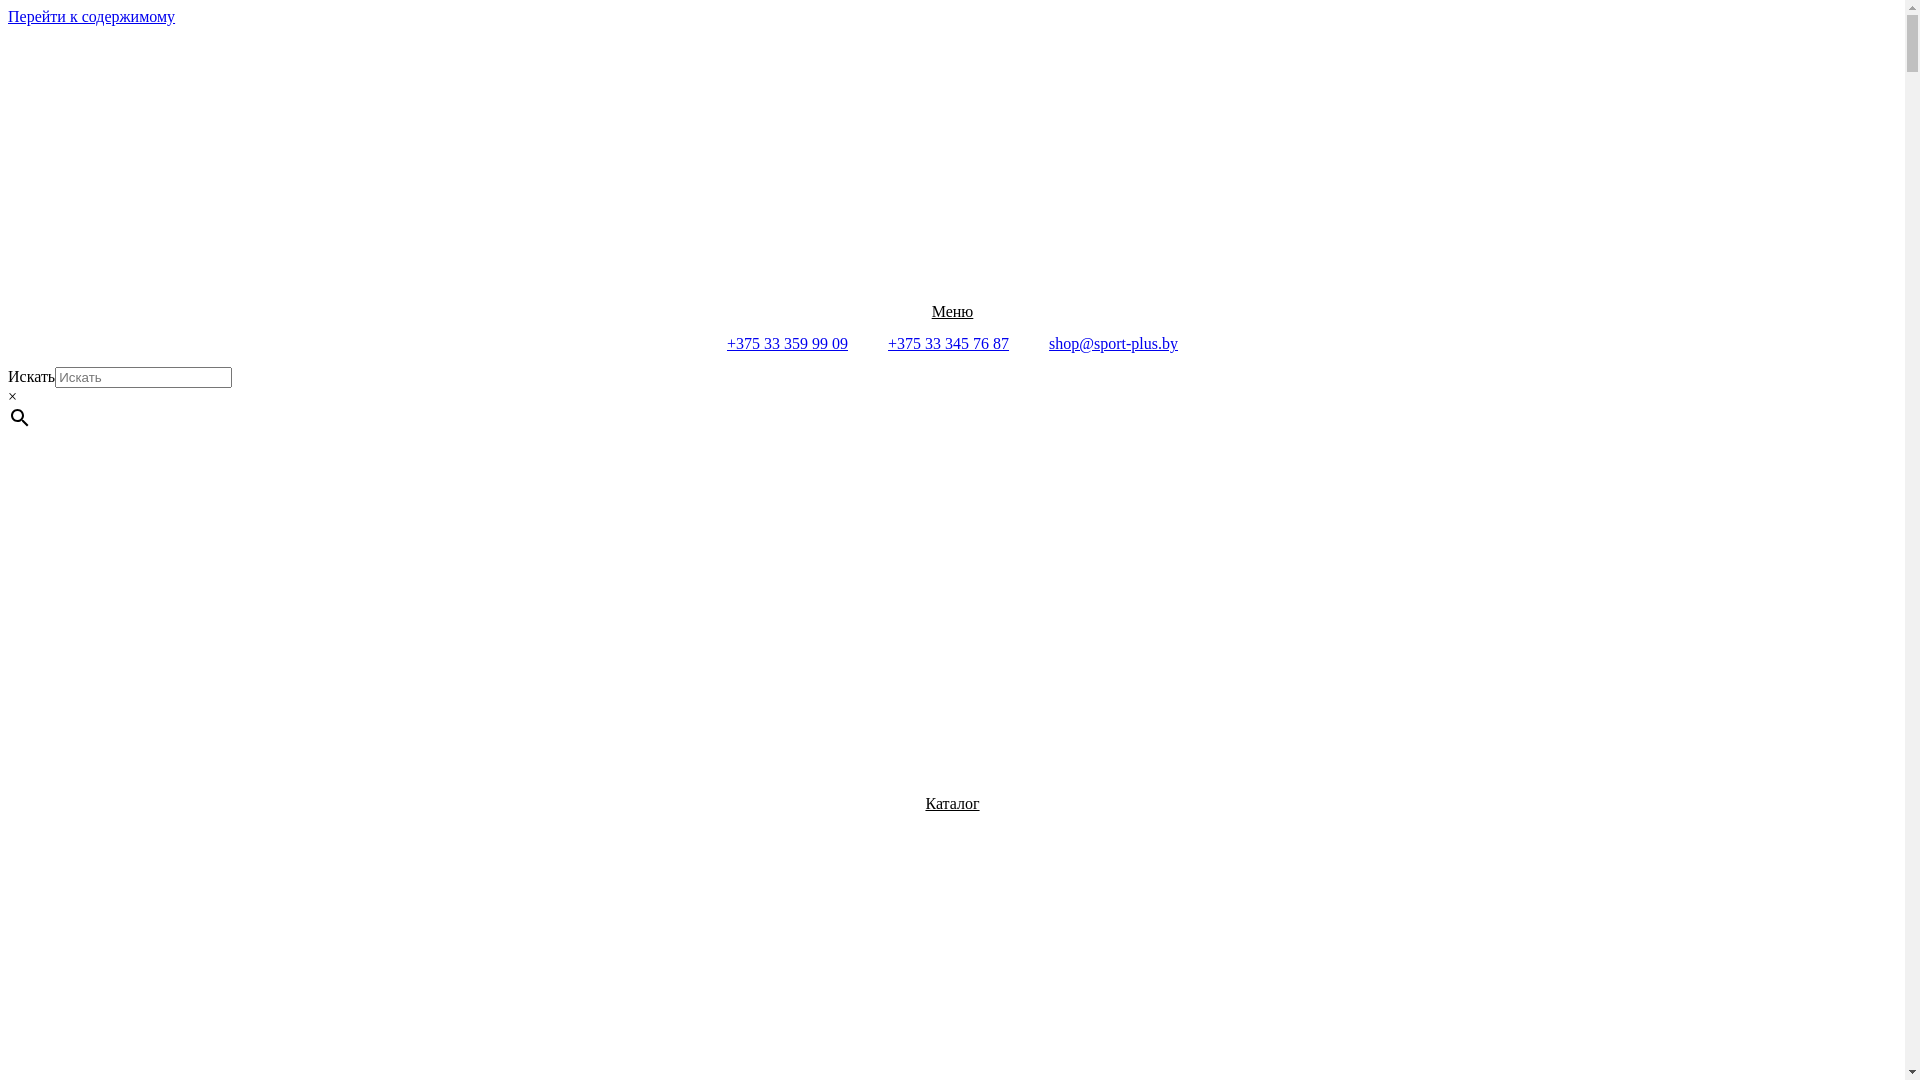 This screenshot has height=1080, width=1920. What do you see at coordinates (1112, 342) in the screenshot?
I see `'shop@sport-plus.by'` at bounding box center [1112, 342].